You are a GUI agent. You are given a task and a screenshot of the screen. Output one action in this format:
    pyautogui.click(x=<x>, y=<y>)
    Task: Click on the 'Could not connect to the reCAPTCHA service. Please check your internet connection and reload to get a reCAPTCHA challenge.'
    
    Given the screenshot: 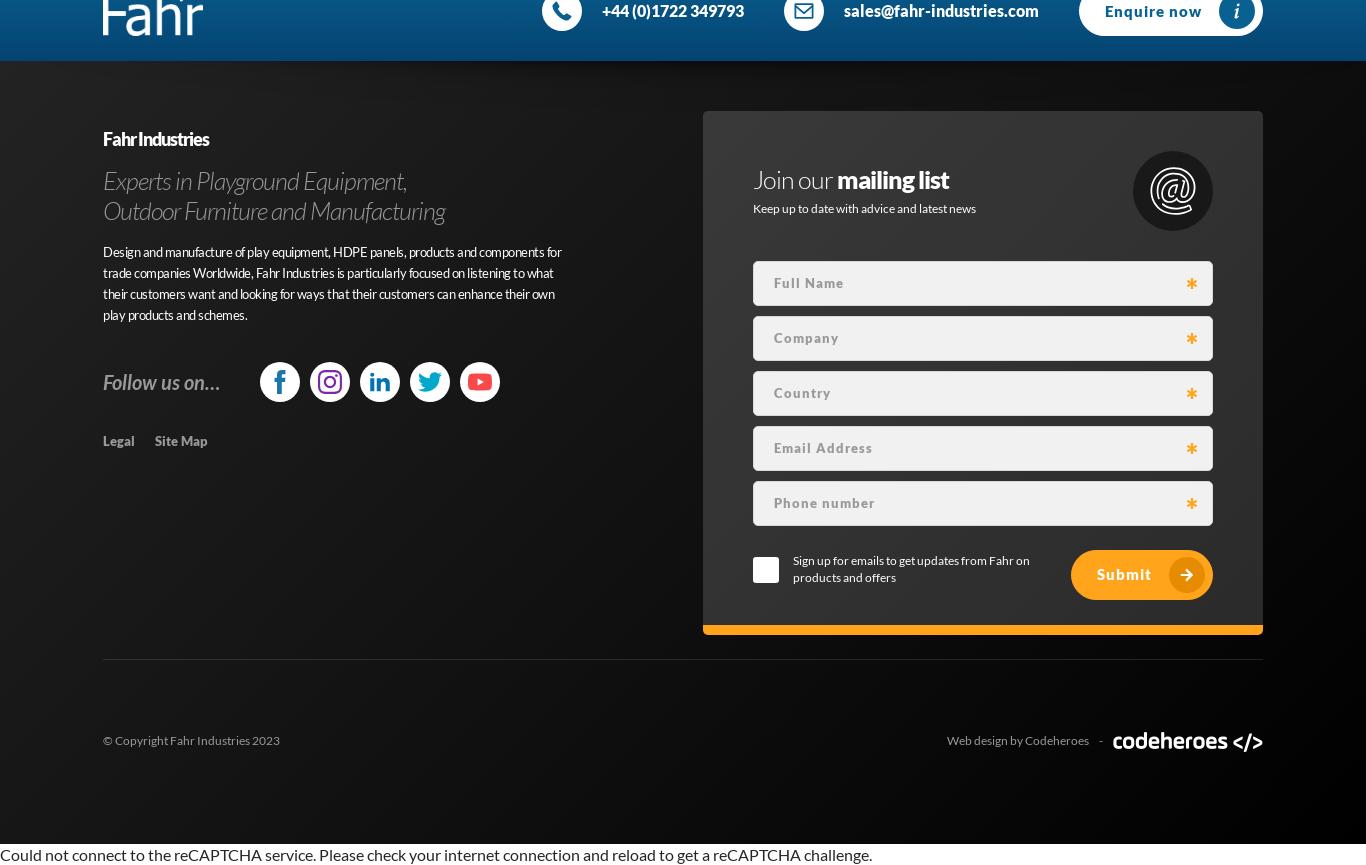 What is the action you would take?
    pyautogui.click(x=435, y=852)
    